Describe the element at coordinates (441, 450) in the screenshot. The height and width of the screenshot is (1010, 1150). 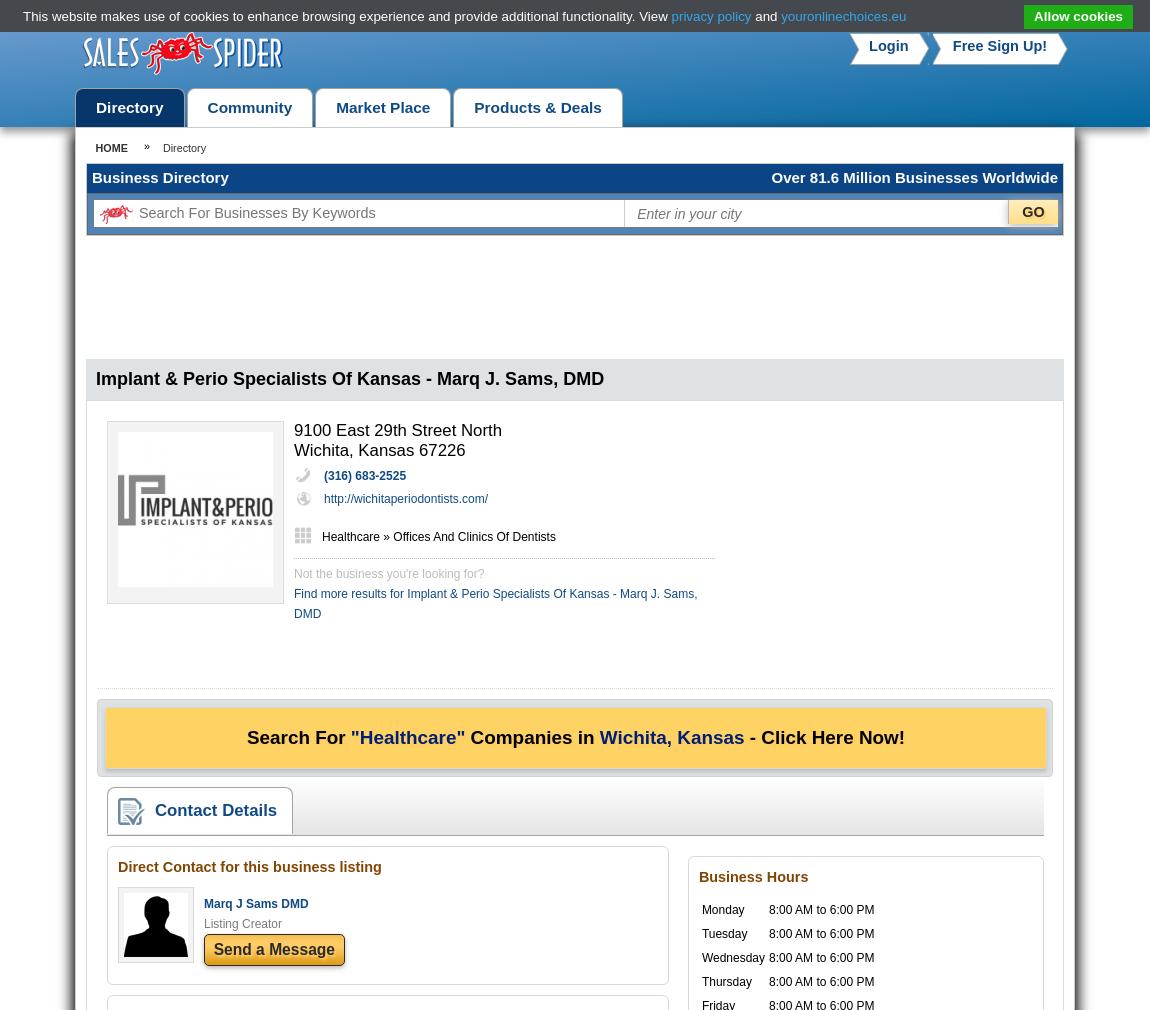
I see `'67226'` at that location.